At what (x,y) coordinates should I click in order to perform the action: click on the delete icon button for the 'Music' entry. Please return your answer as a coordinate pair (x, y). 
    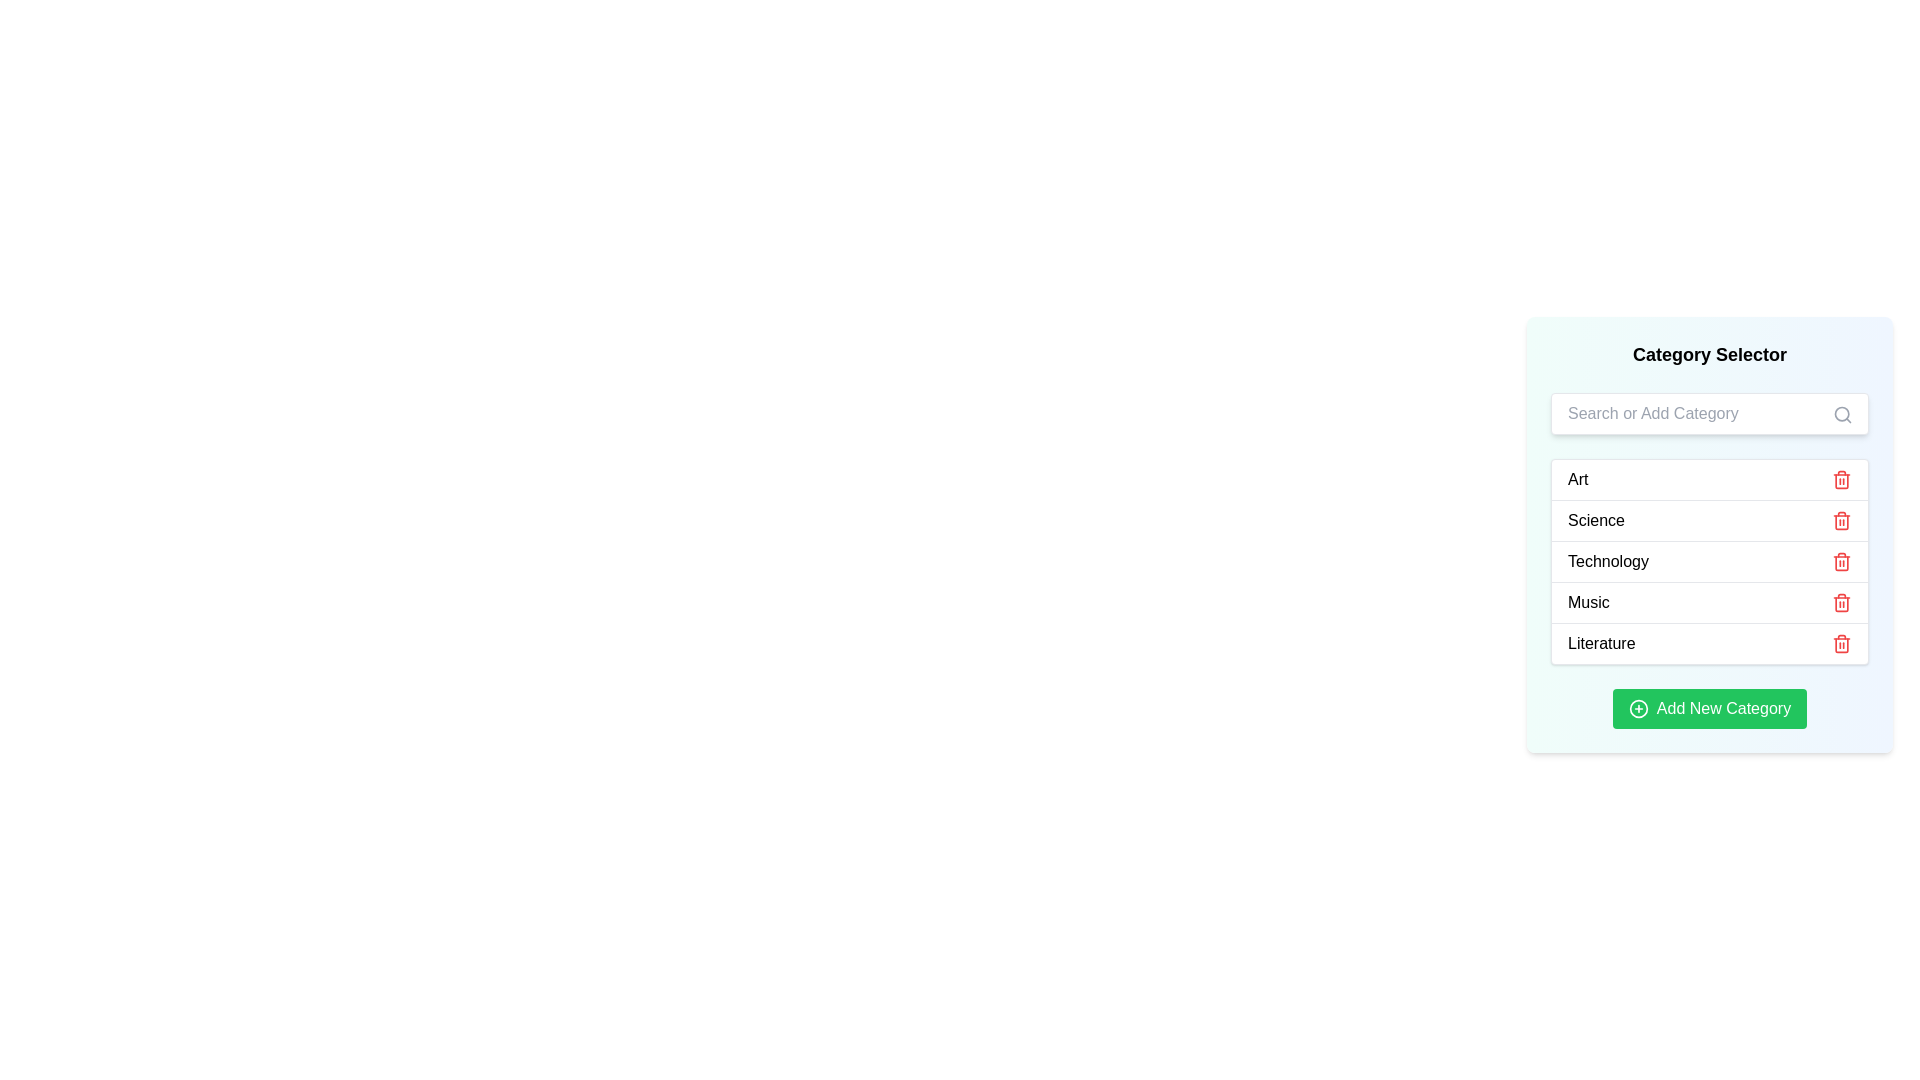
    Looking at the image, I should click on (1841, 601).